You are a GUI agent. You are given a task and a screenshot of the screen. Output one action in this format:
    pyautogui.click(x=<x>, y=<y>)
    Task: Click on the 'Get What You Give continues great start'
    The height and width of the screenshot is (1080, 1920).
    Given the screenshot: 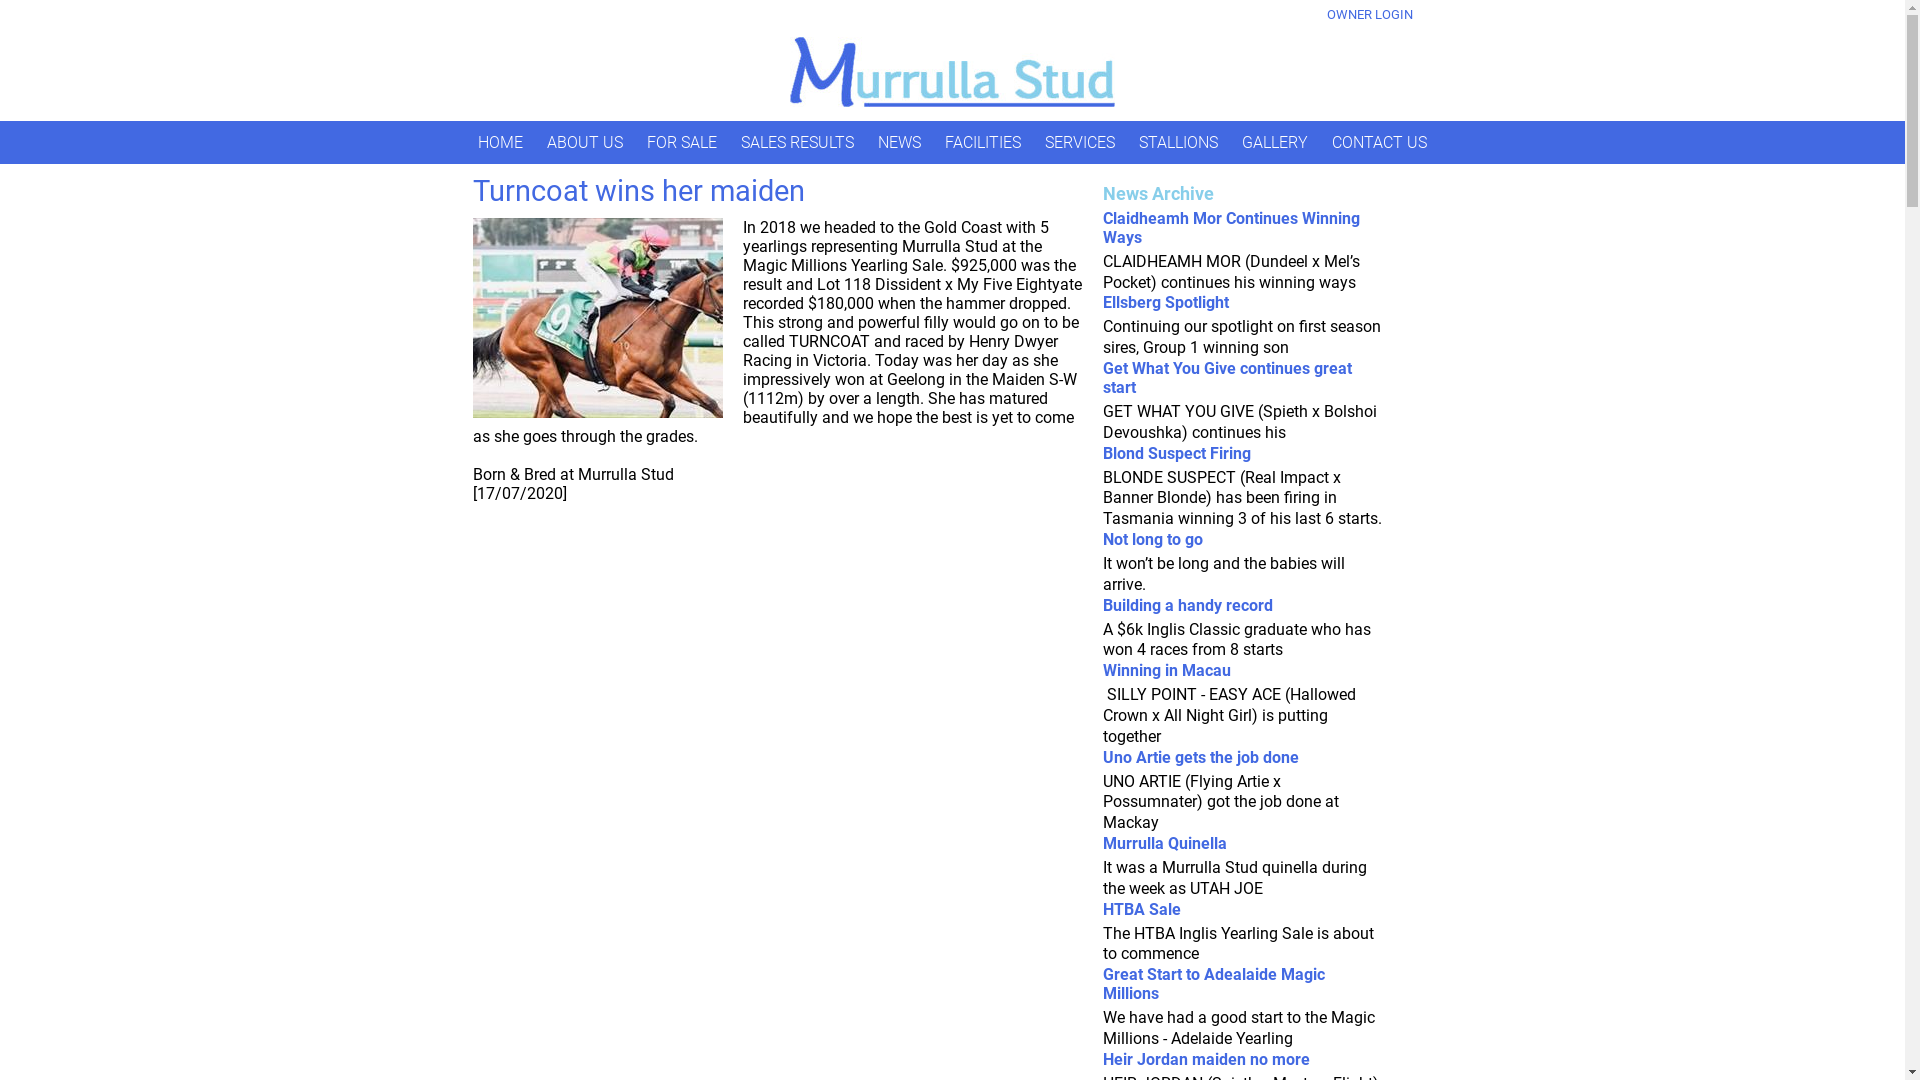 What is the action you would take?
    pyautogui.click(x=1101, y=378)
    